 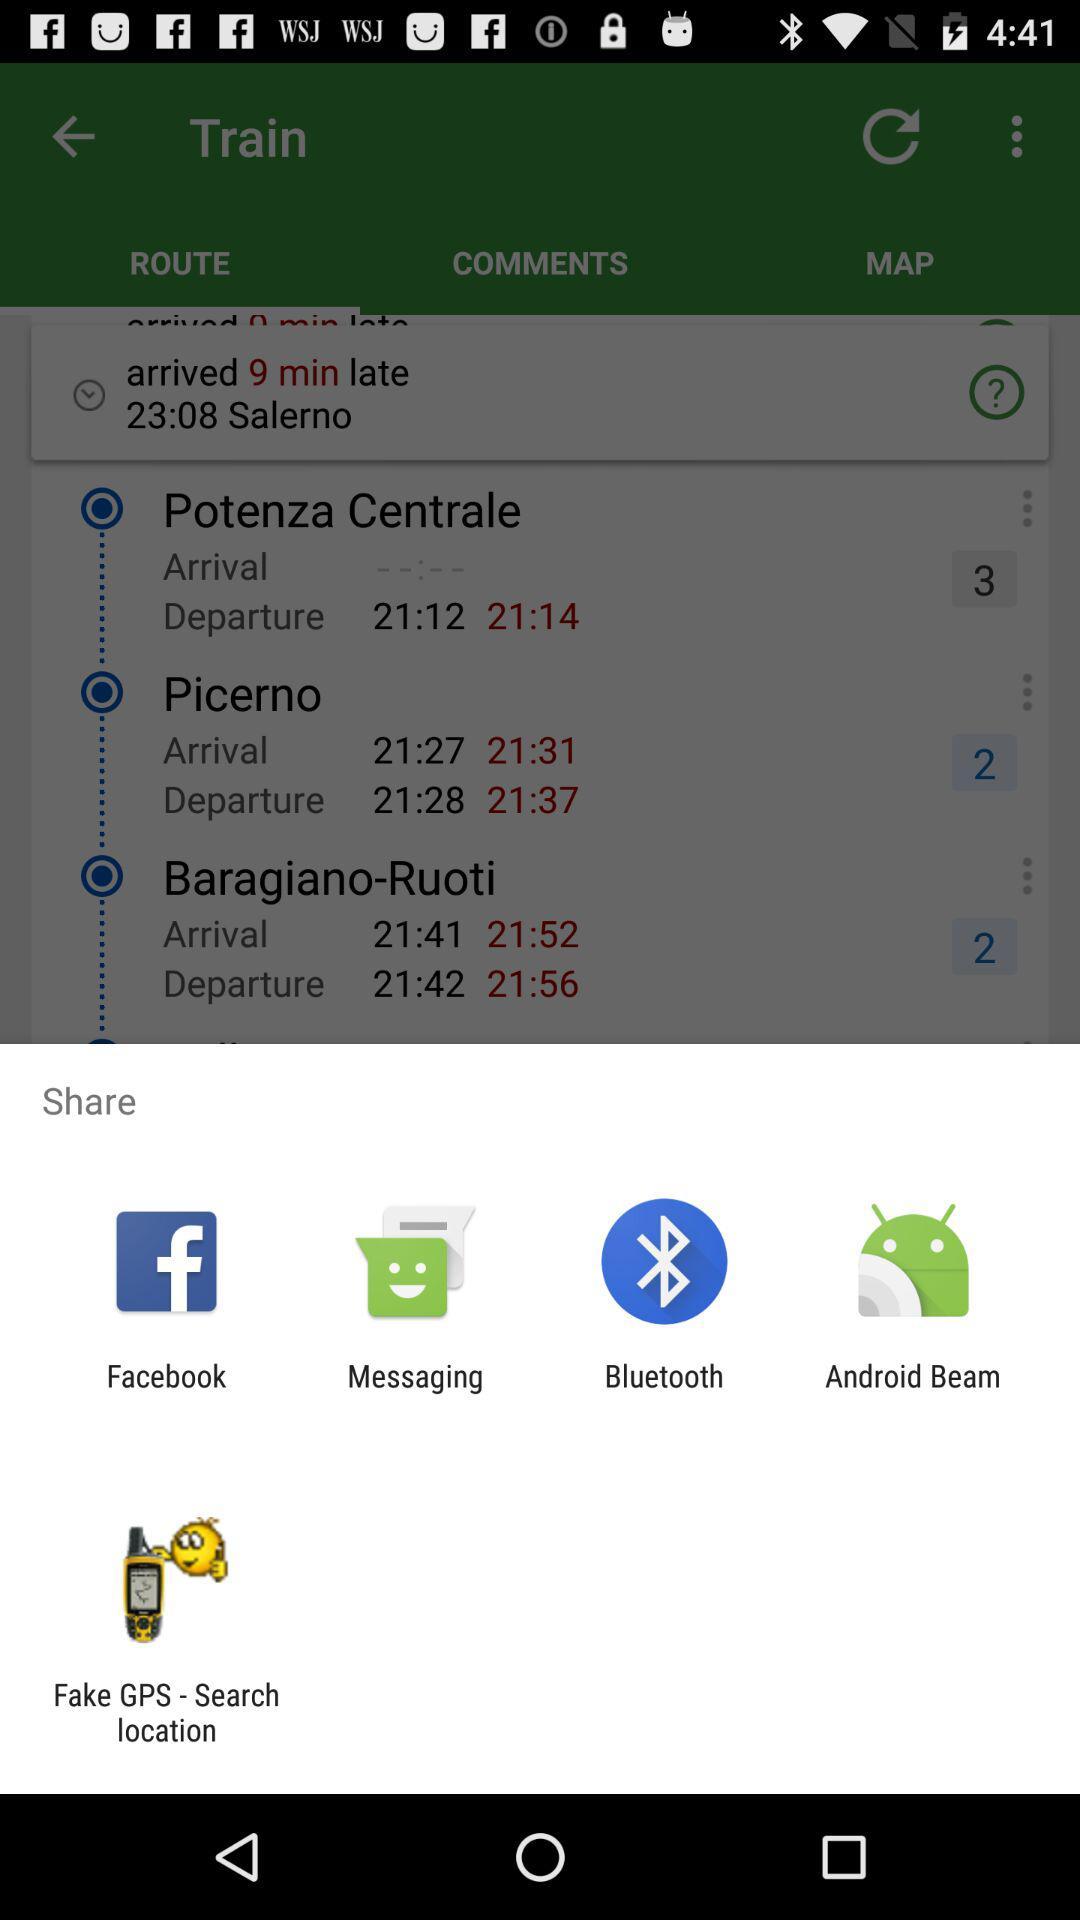 What do you see at coordinates (165, 1392) in the screenshot?
I see `the facebook app` at bounding box center [165, 1392].